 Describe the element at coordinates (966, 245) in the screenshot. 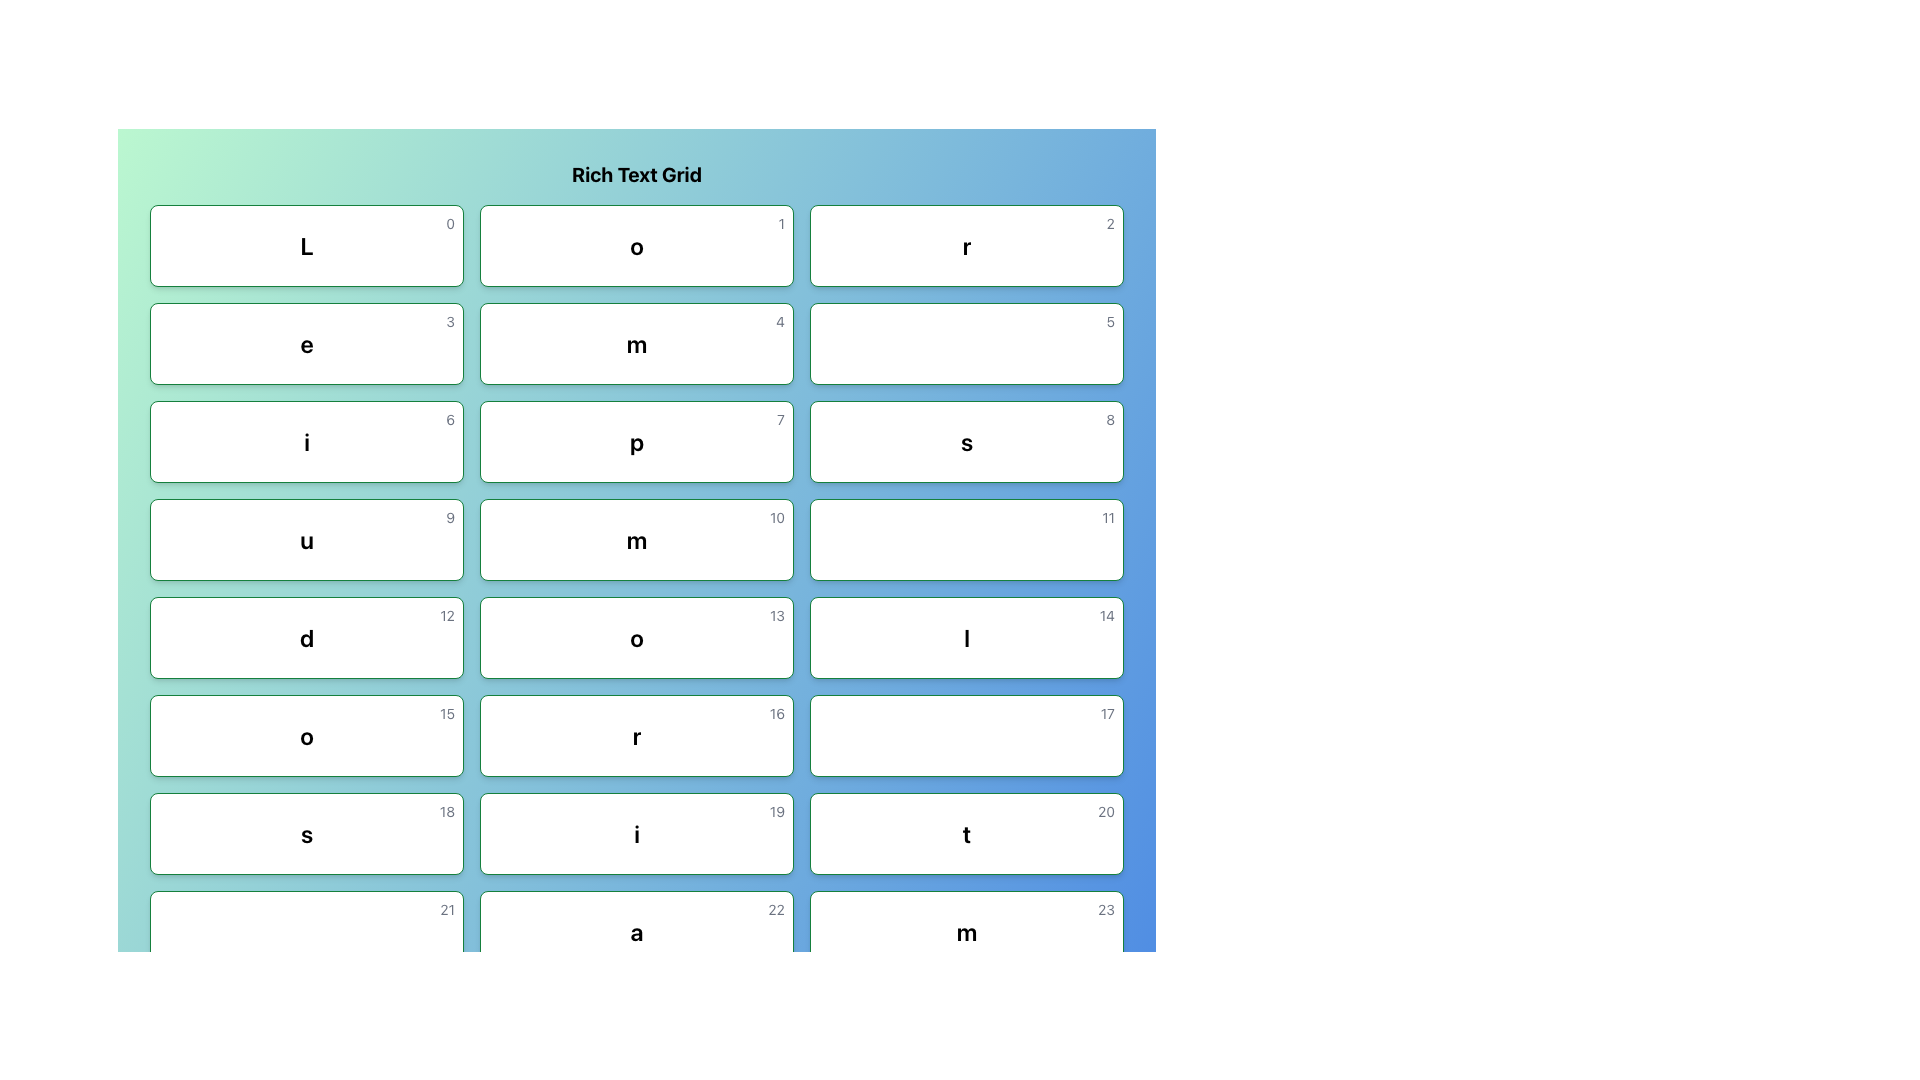

I see `the single black lowercase letter 'r' displayed in a modern, bold font located in the top right grid cell of a structured grid layout` at that location.